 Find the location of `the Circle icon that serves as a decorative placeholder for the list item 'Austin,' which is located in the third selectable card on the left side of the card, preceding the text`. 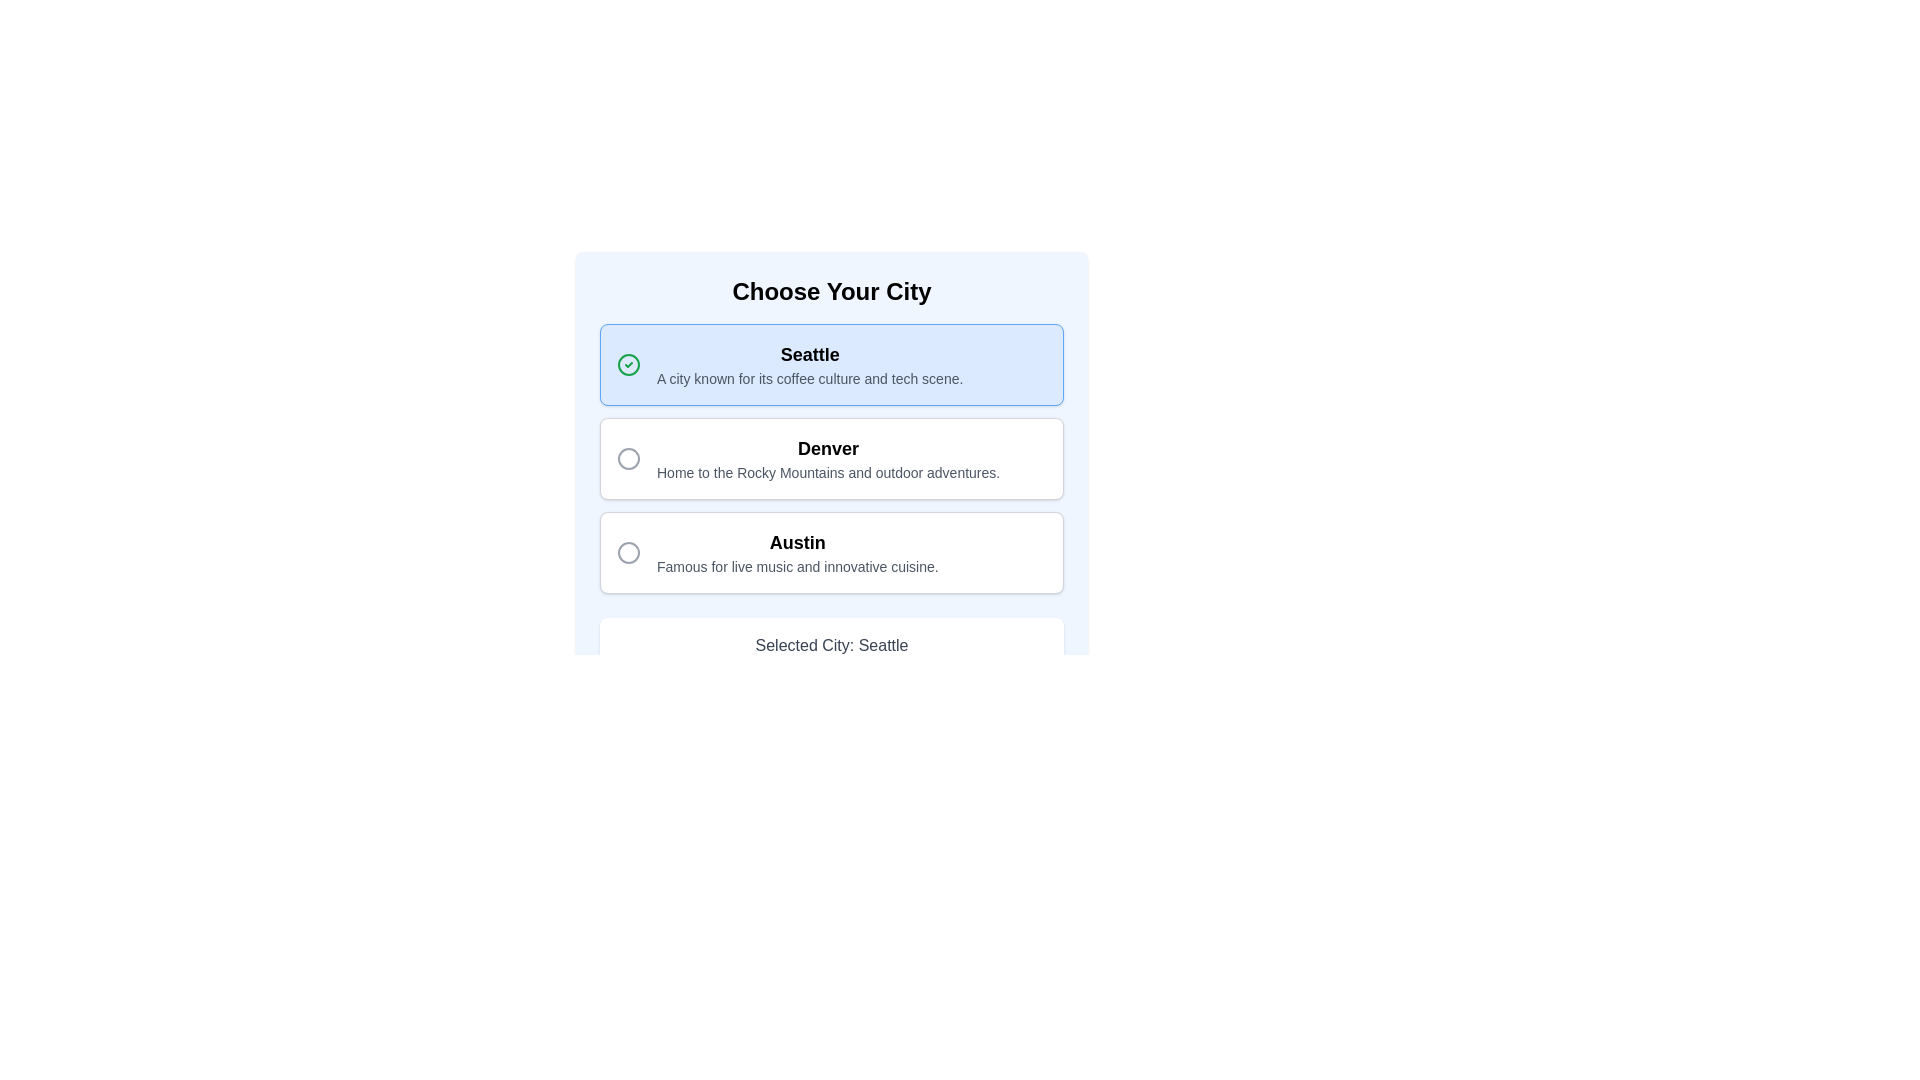

the Circle icon that serves as a decorative placeholder for the list item 'Austin,' which is located in the third selectable card on the left side of the card, preceding the text is located at coordinates (627, 552).